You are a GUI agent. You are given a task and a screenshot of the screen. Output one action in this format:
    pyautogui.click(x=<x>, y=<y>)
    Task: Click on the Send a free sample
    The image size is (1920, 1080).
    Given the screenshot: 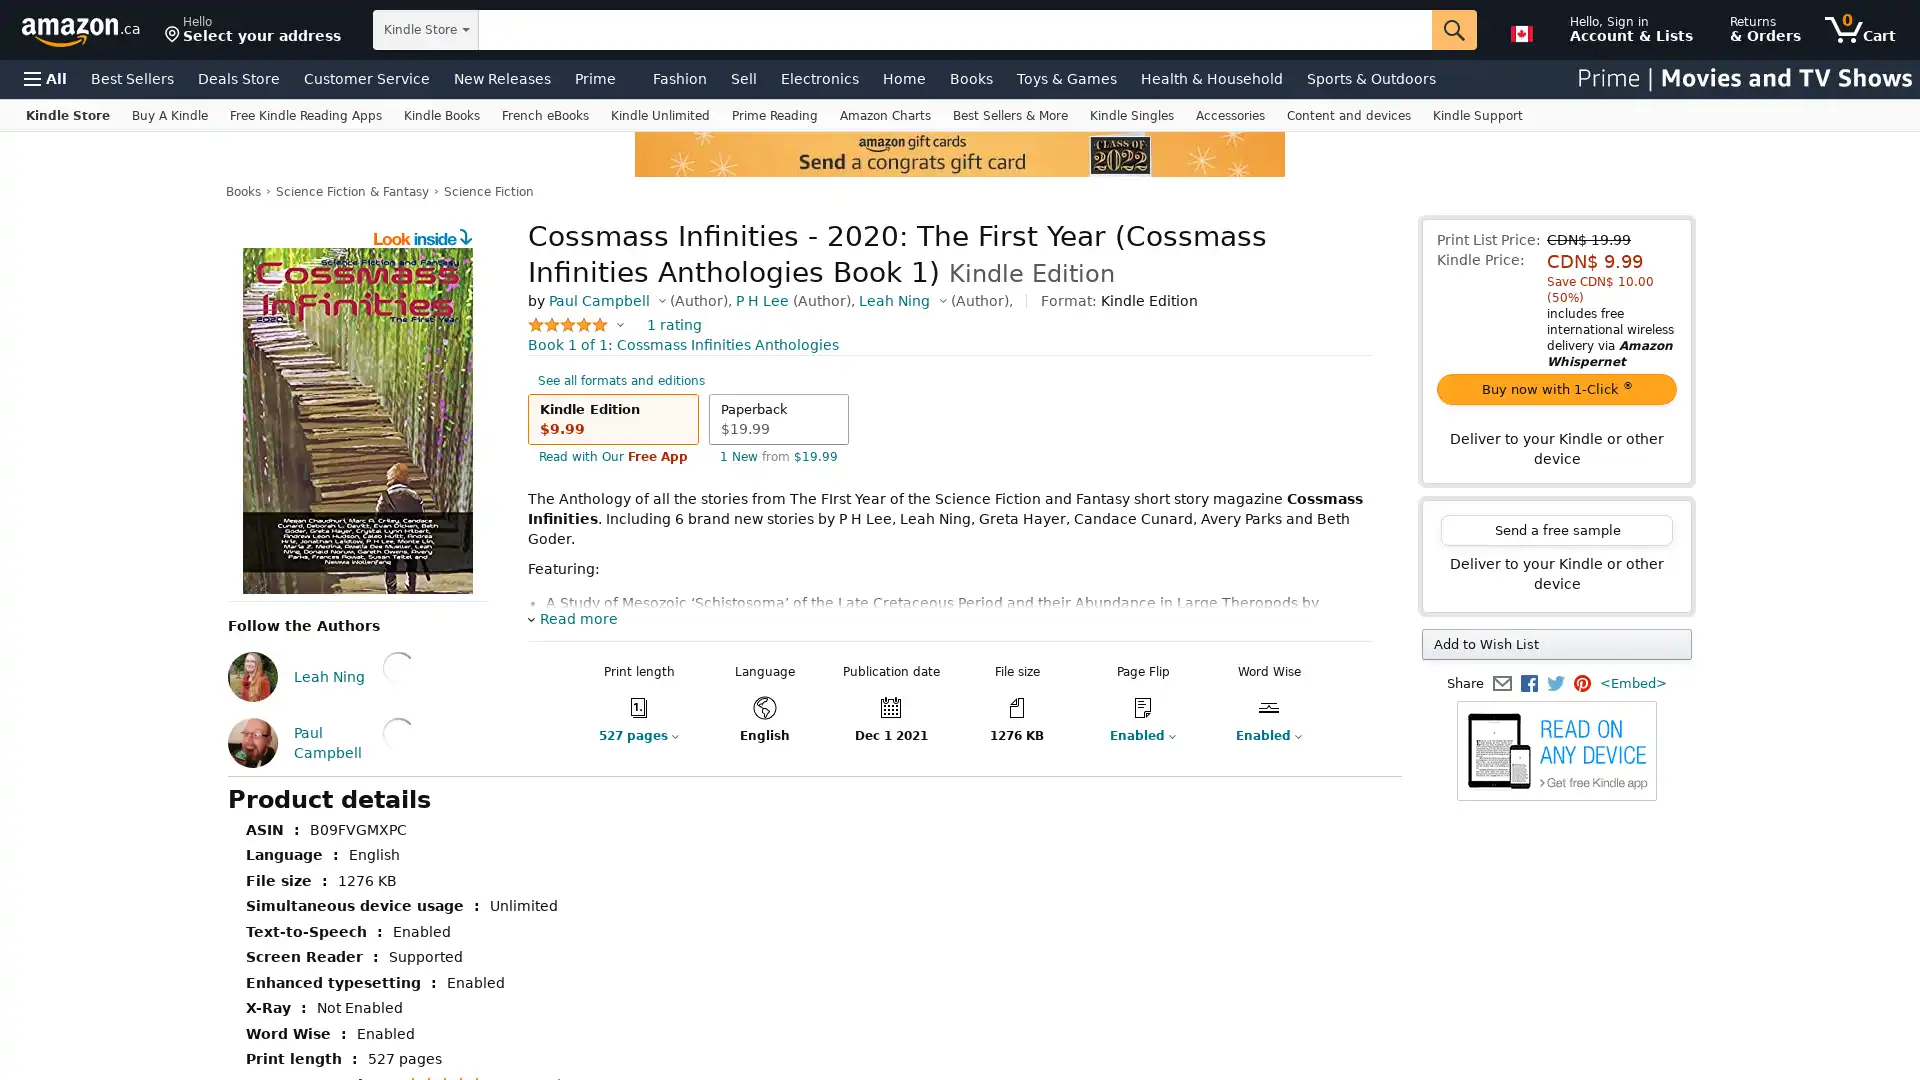 What is the action you would take?
    pyautogui.click(x=1555, y=529)
    